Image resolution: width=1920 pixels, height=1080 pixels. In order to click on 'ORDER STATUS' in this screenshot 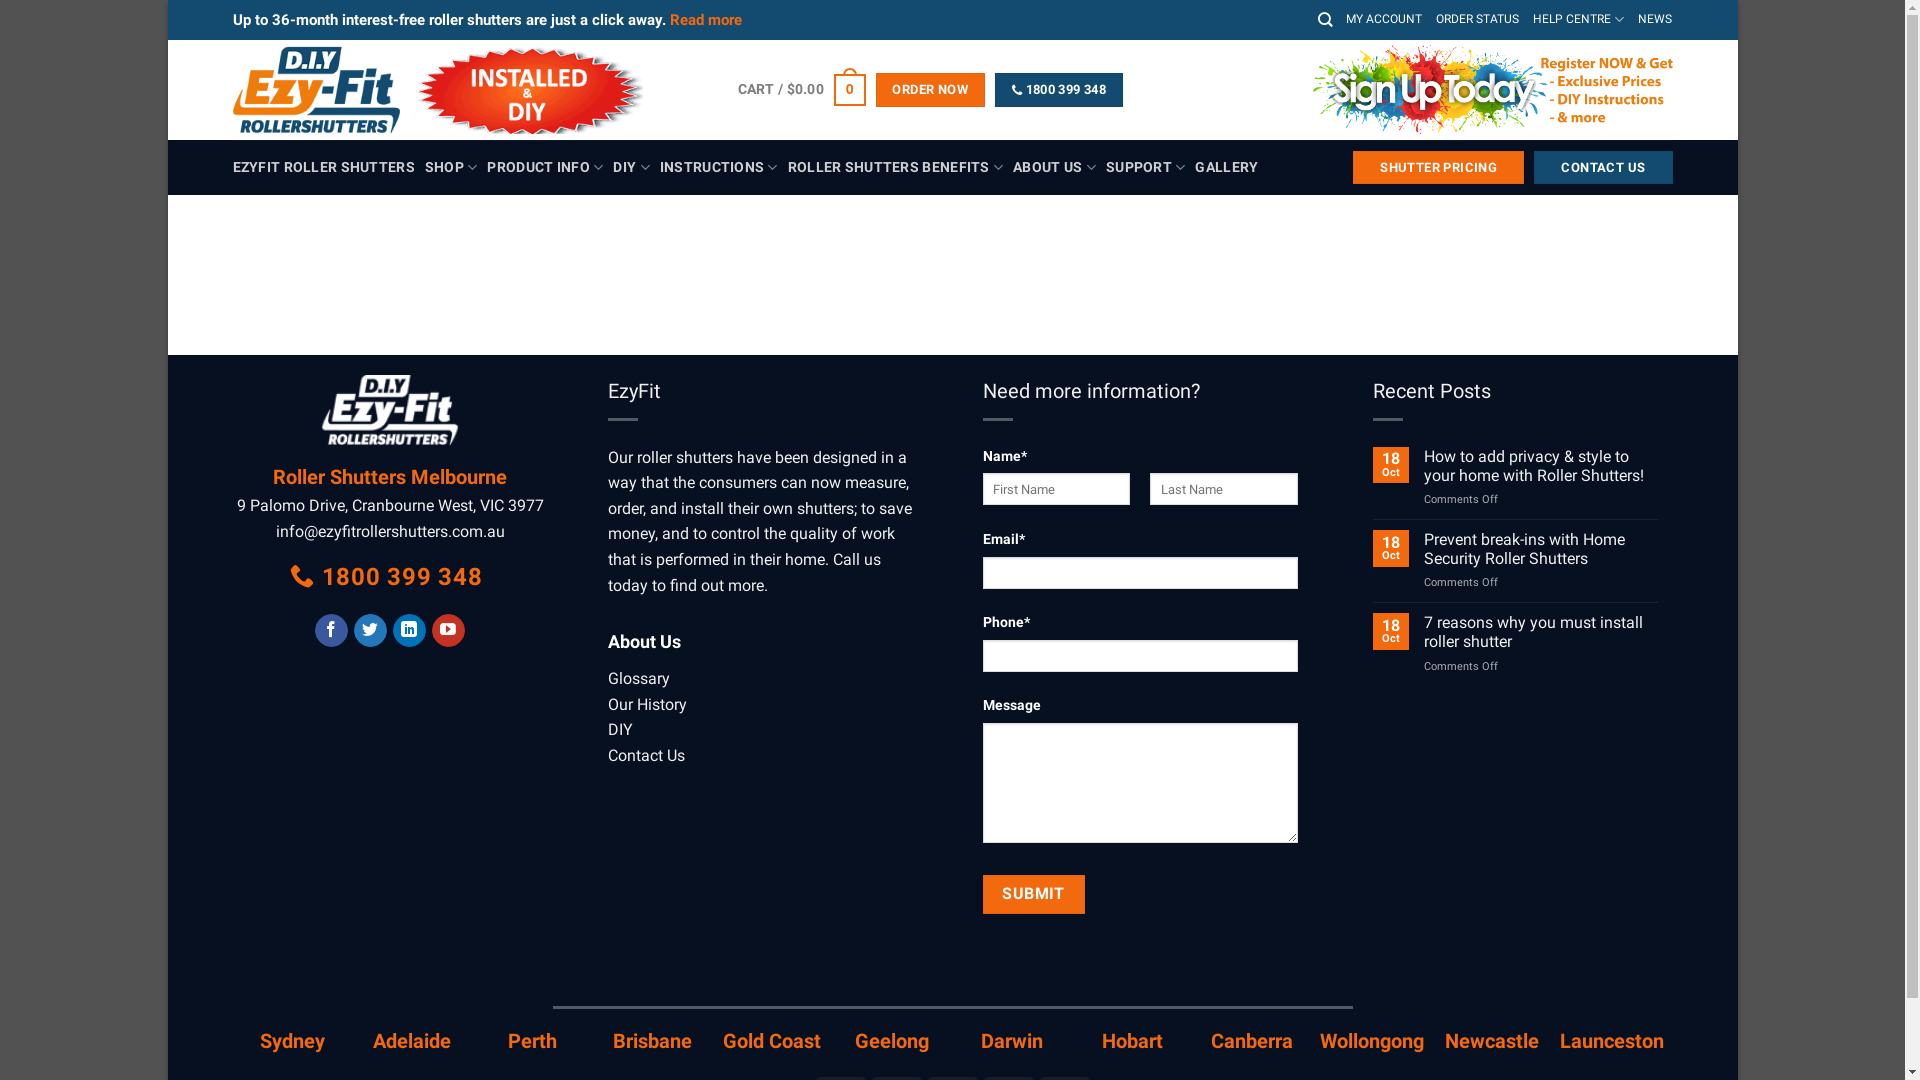, I will do `click(1477, 19)`.